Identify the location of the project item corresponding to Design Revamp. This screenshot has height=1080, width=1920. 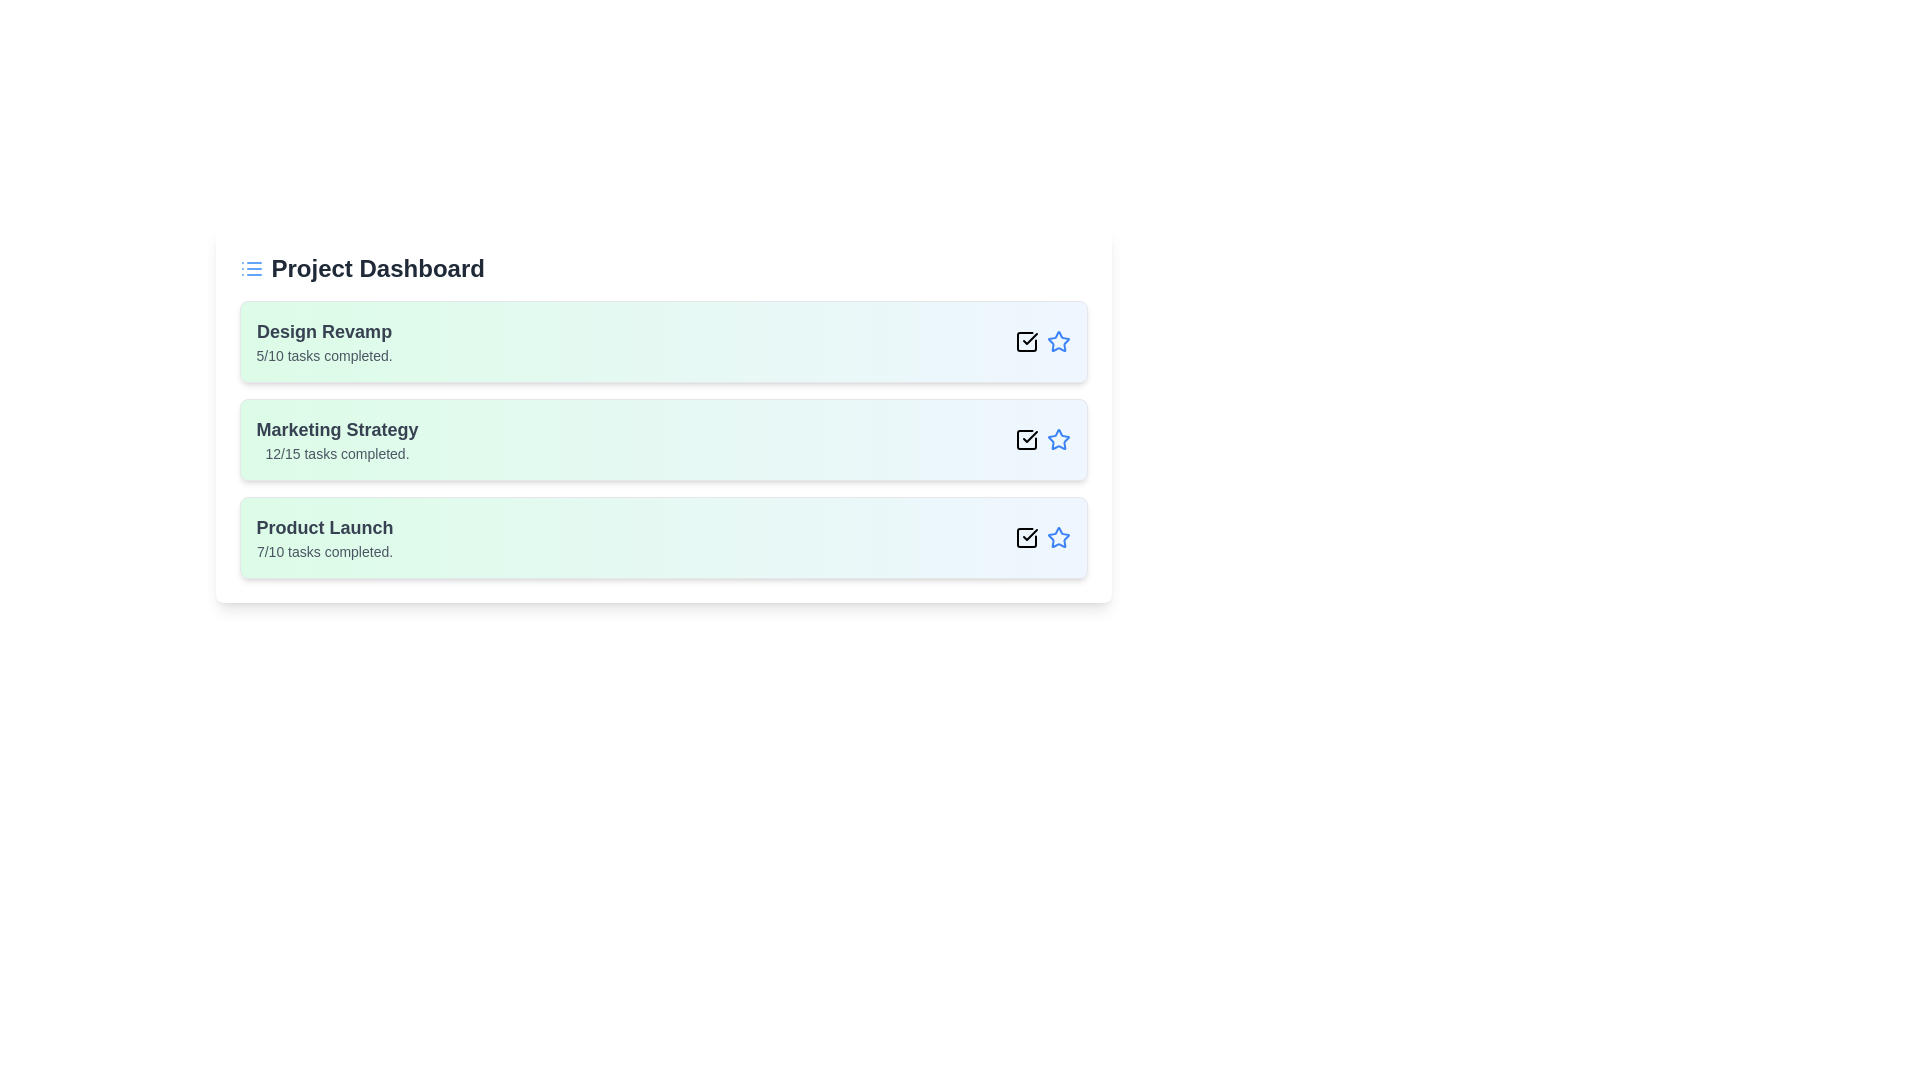
(663, 341).